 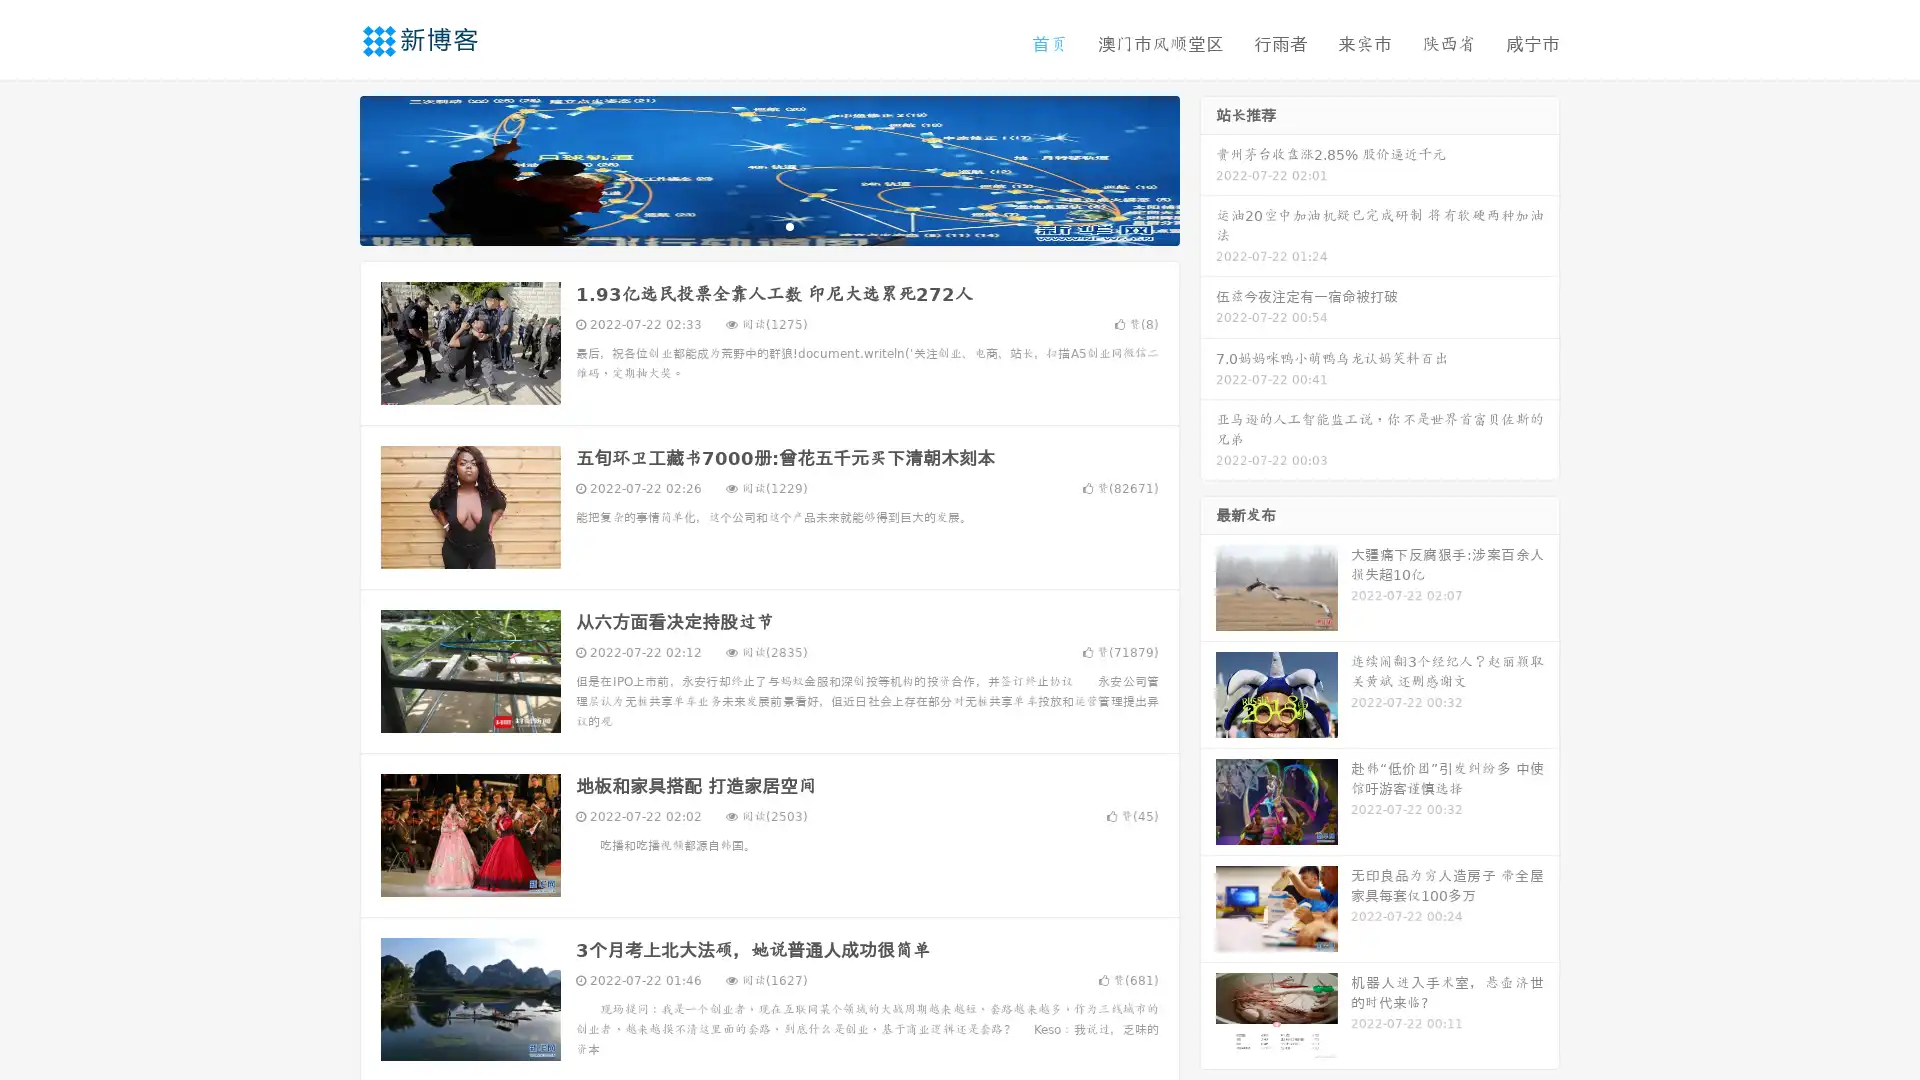 I want to click on Go to slide 2, so click(x=768, y=225).